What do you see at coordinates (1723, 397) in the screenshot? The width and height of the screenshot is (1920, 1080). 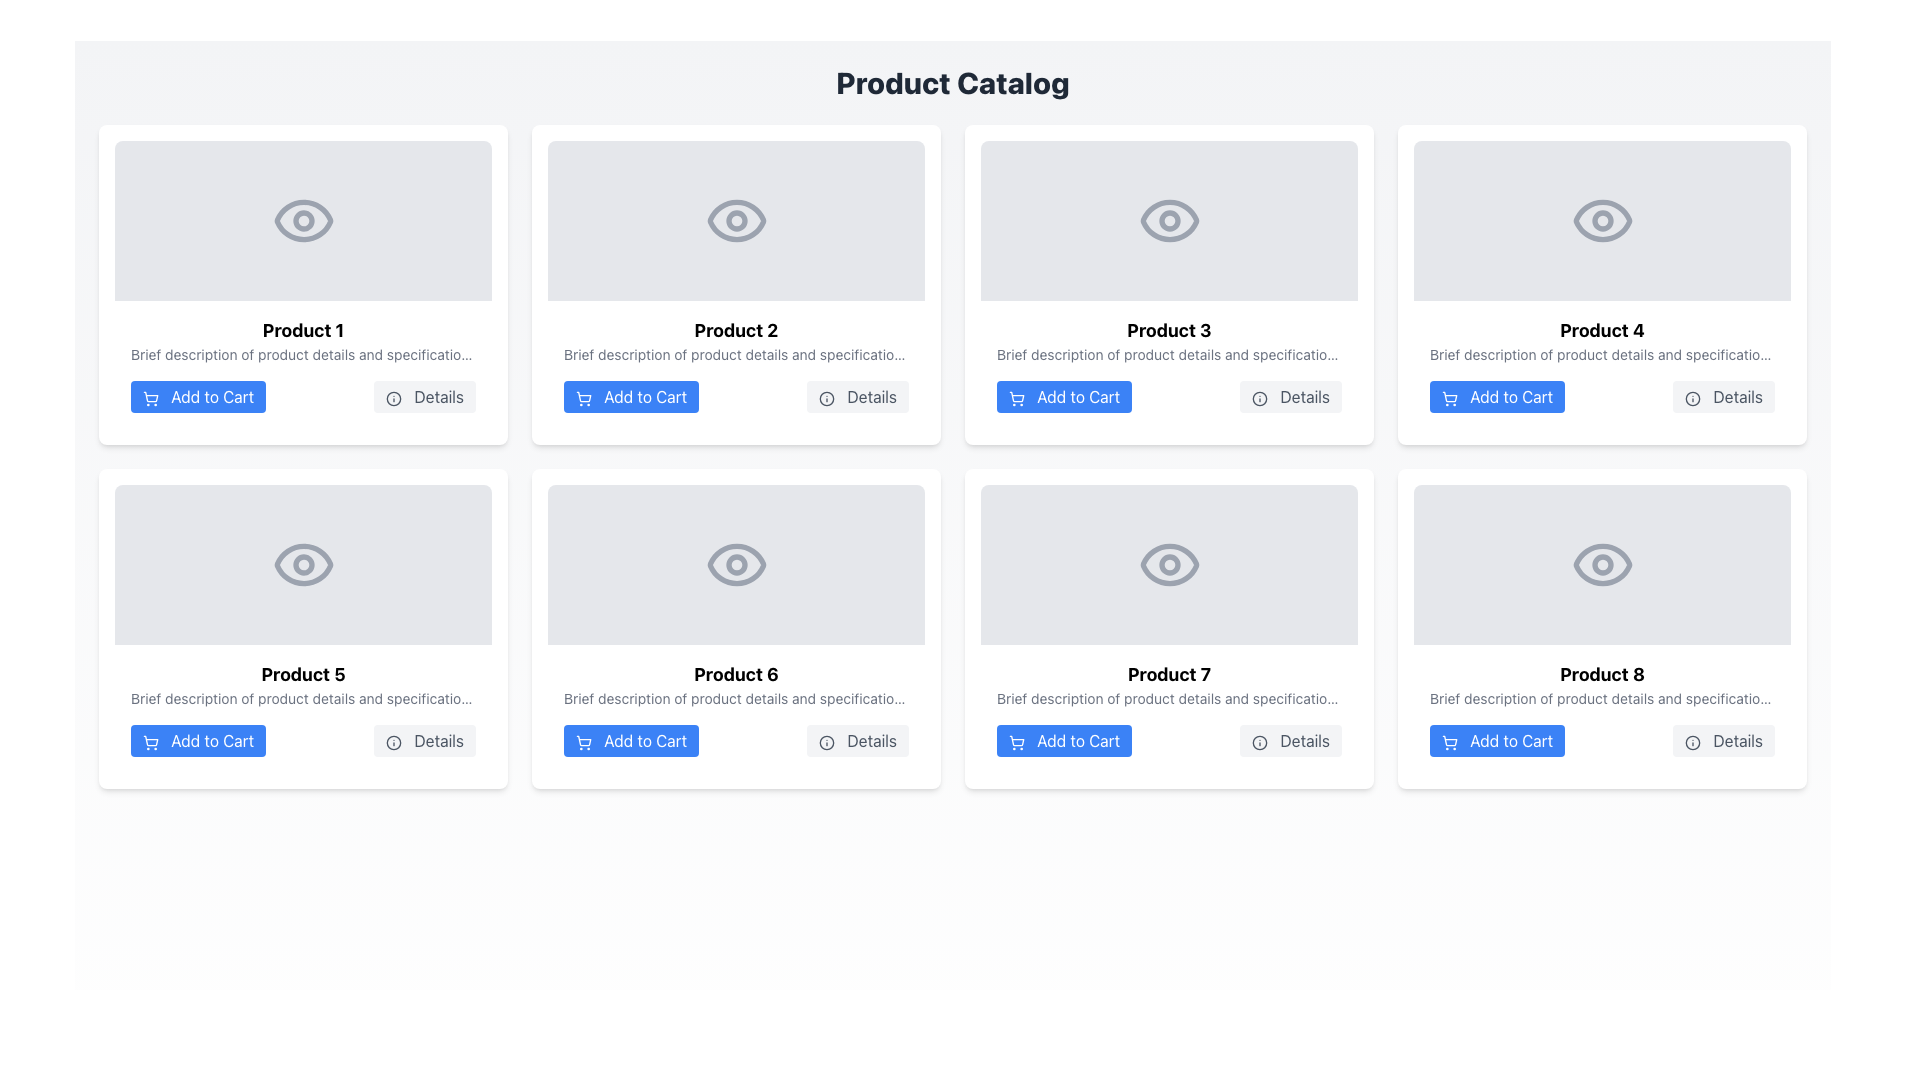 I see `the 'Details' button, which is styled with a light-gray background and darker-gray text, located to the right of the 'Add to Cart' button within the card layout of 'Product 4'` at bounding box center [1723, 397].